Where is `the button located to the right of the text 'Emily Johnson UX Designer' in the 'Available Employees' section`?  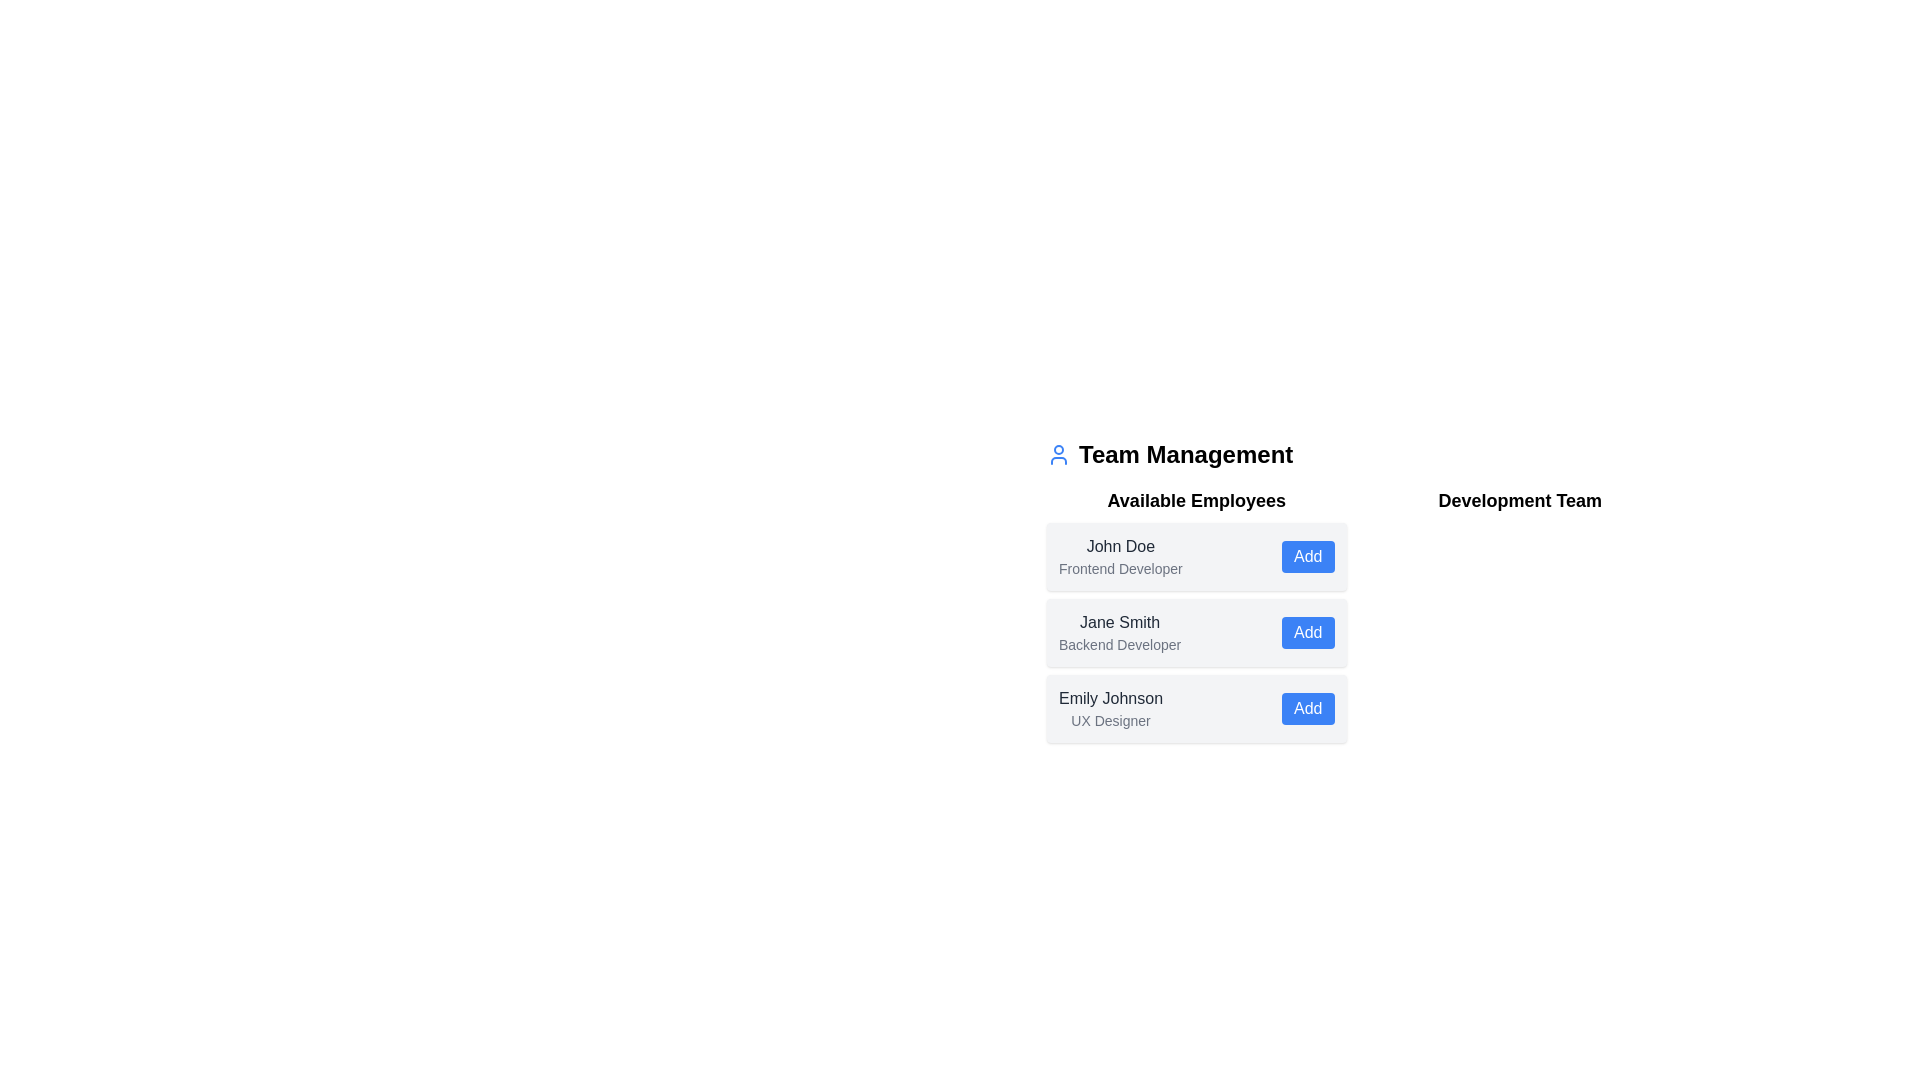
the button located to the right of the text 'Emily Johnson UX Designer' in the 'Available Employees' section is located at coordinates (1308, 708).